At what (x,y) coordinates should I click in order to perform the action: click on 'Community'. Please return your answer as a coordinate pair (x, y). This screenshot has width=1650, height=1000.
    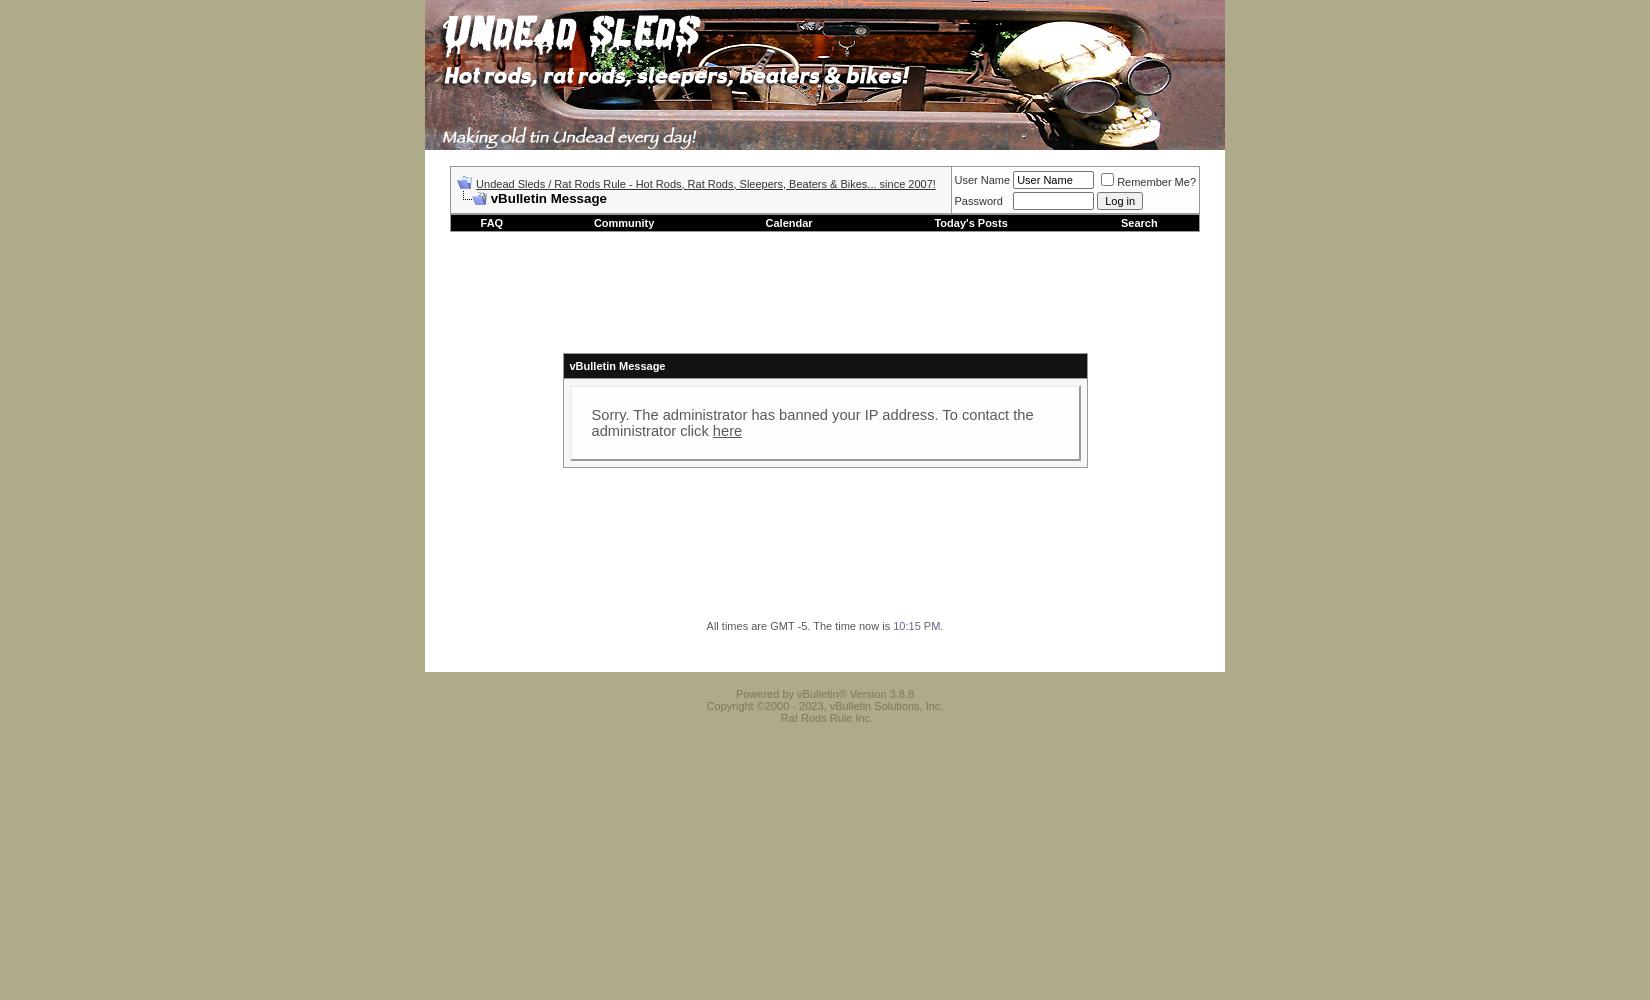
    Looking at the image, I should click on (622, 222).